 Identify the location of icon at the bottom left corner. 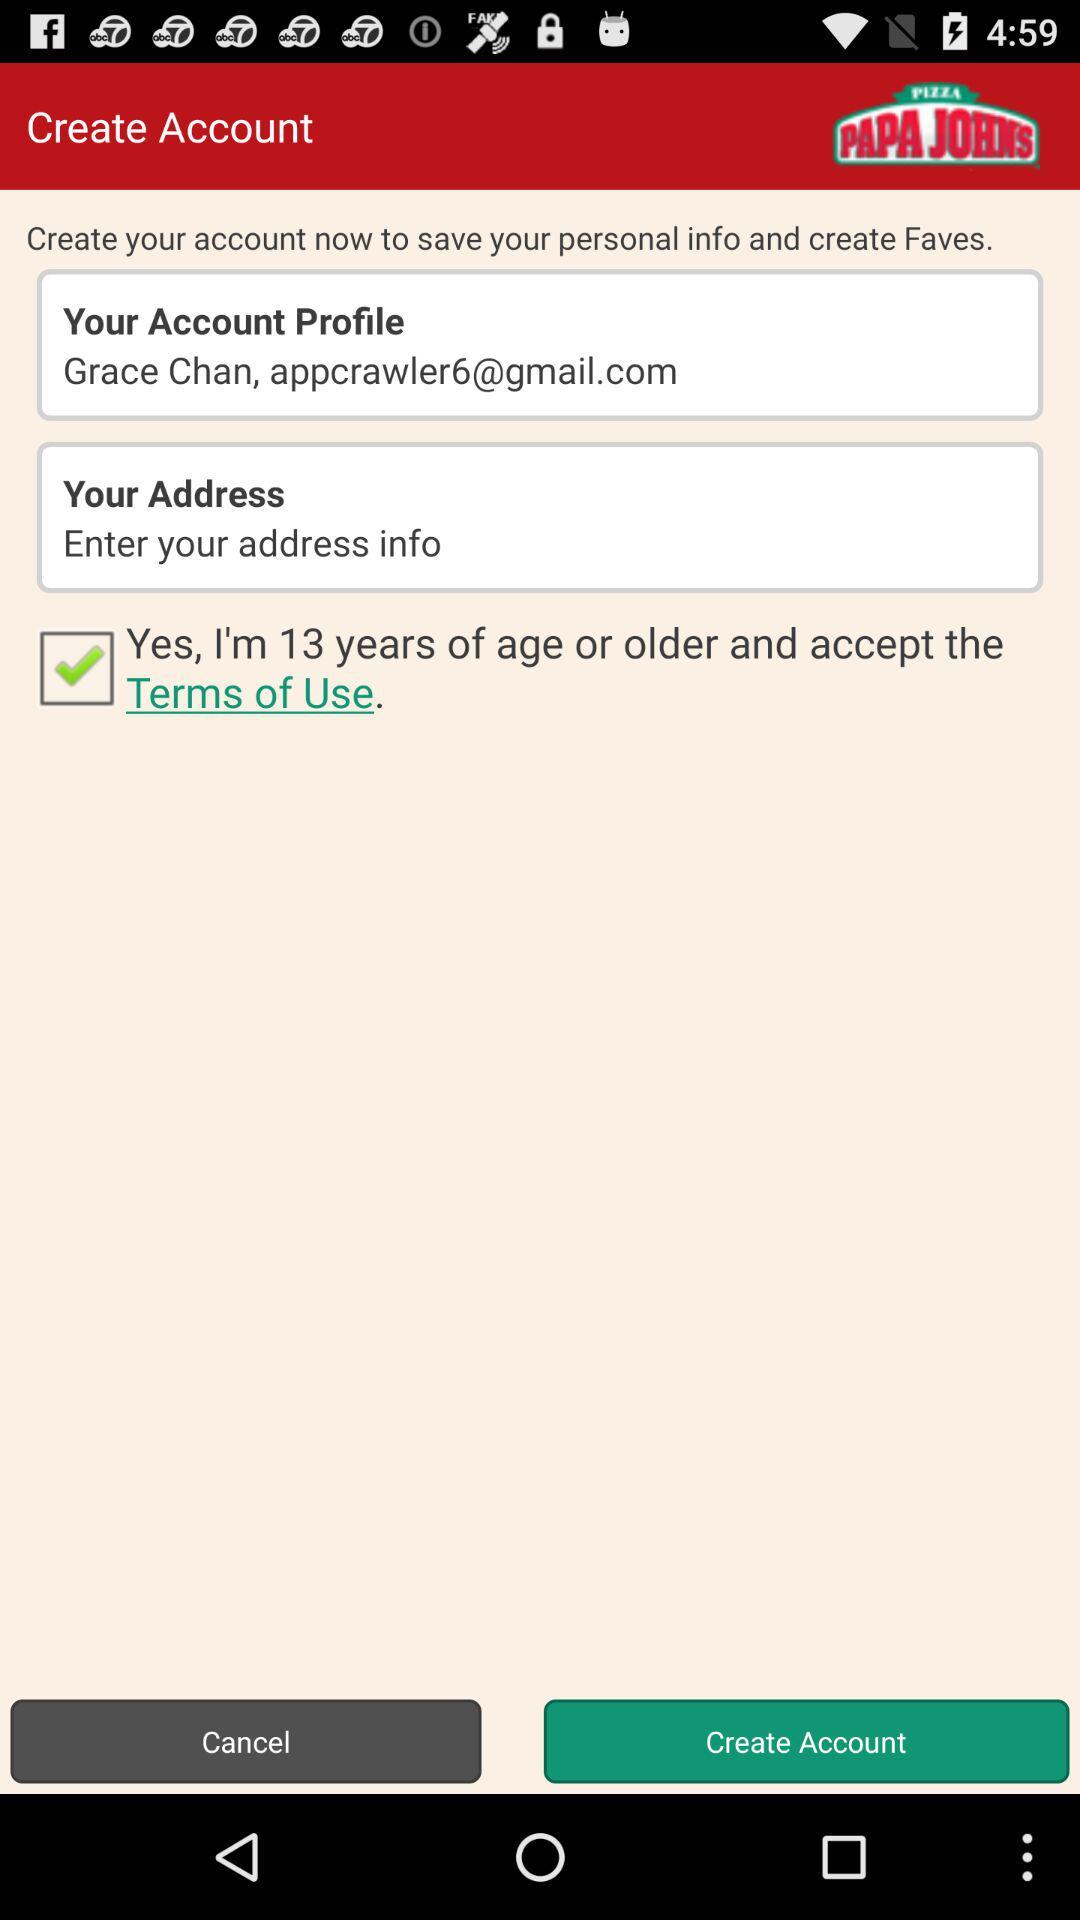
(245, 1740).